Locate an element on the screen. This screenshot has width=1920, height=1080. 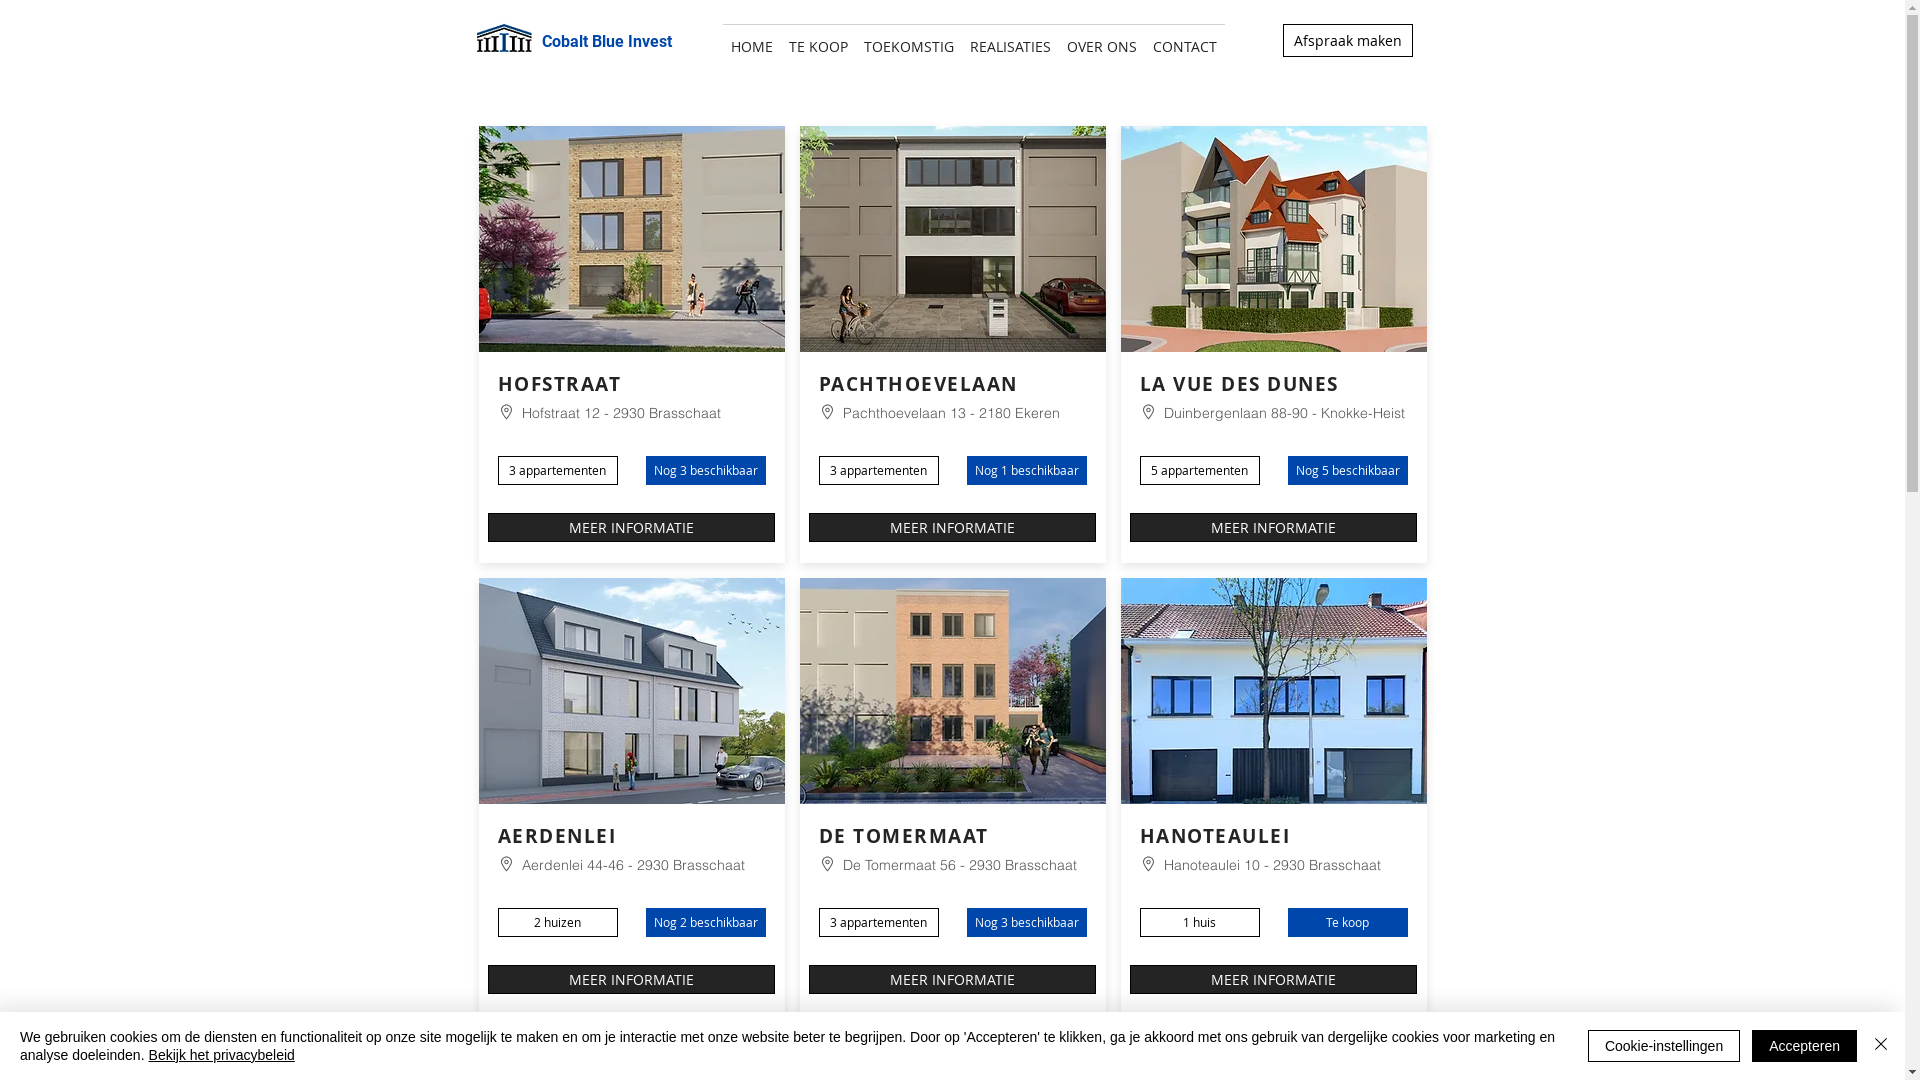
'TE KOOP' is located at coordinates (818, 37).